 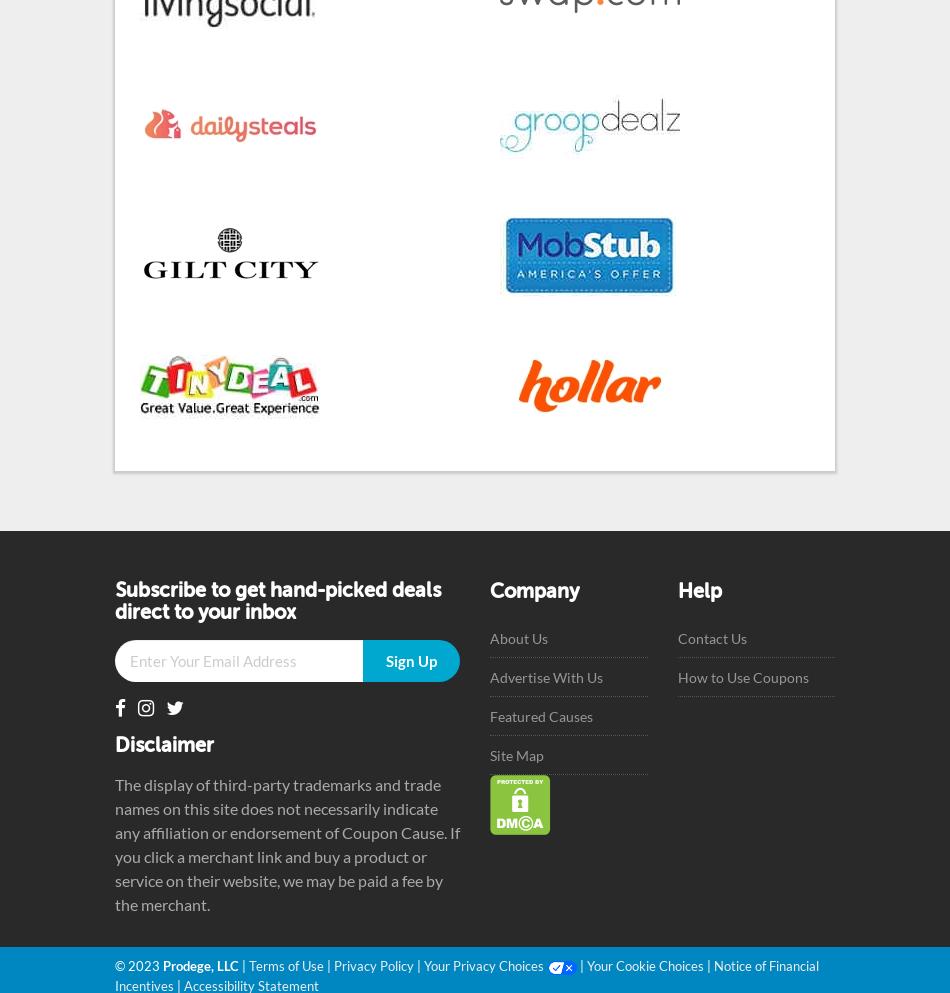 What do you see at coordinates (285, 965) in the screenshot?
I see `'Terms of Use'` at bounding box center [285, 965].